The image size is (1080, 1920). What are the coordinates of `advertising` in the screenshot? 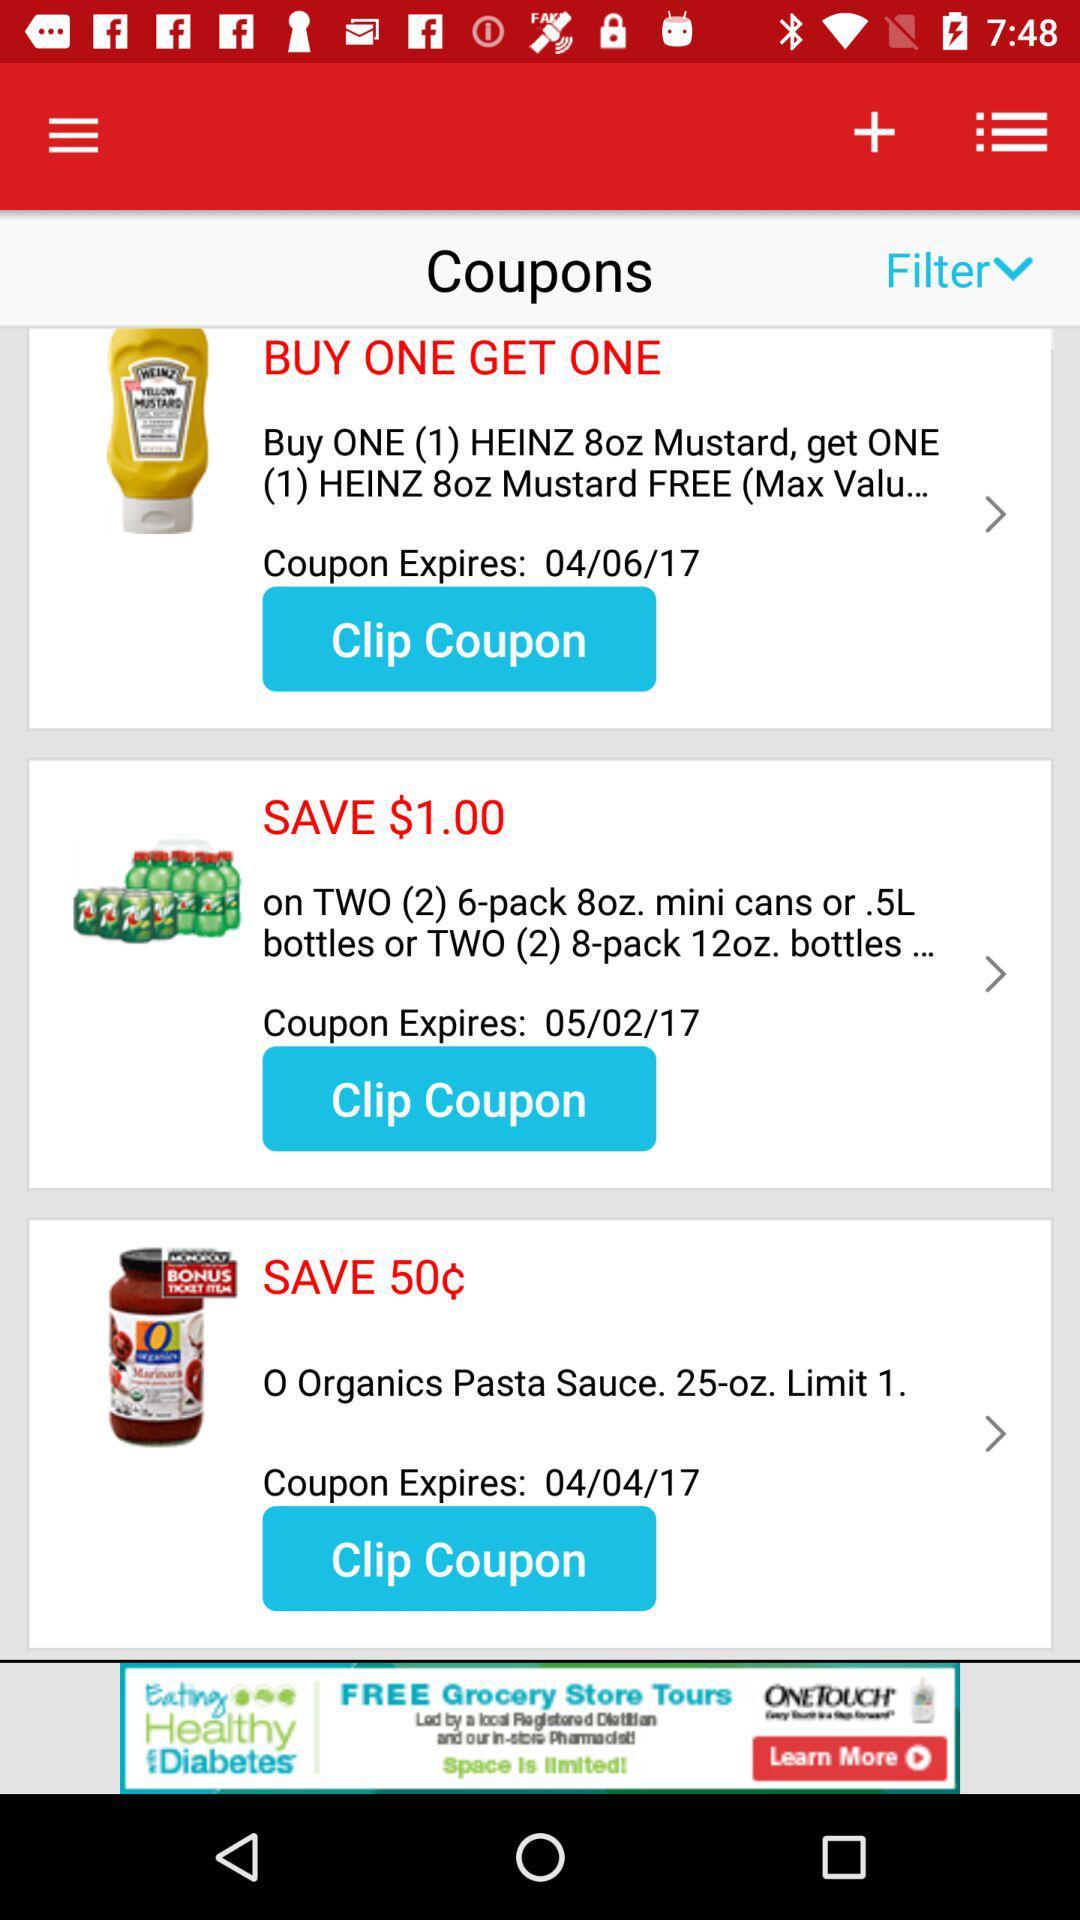 It's located at (540, 1727).